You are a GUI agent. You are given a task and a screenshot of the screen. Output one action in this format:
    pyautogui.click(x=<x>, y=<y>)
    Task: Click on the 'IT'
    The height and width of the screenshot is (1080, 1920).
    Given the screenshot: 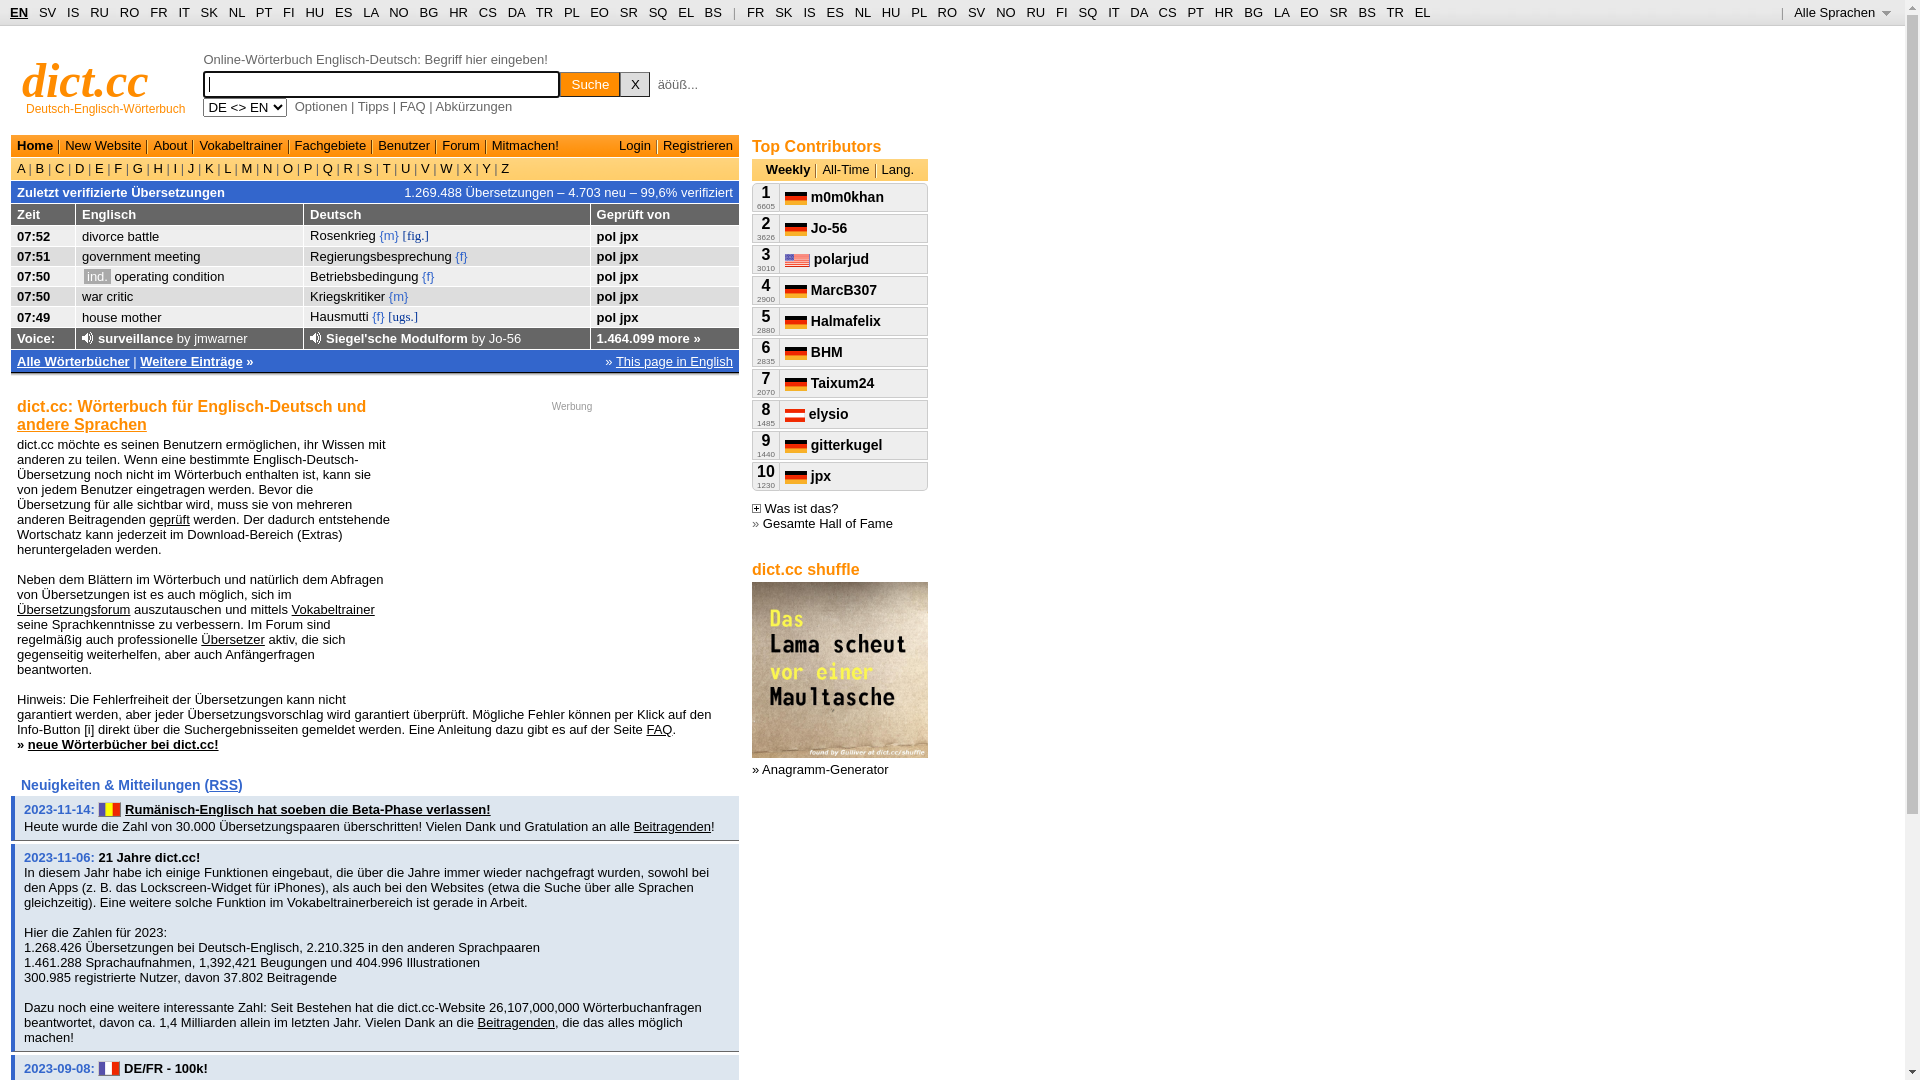 What is the action you would take?
    pyautogui.click(x=183, y=12)
    